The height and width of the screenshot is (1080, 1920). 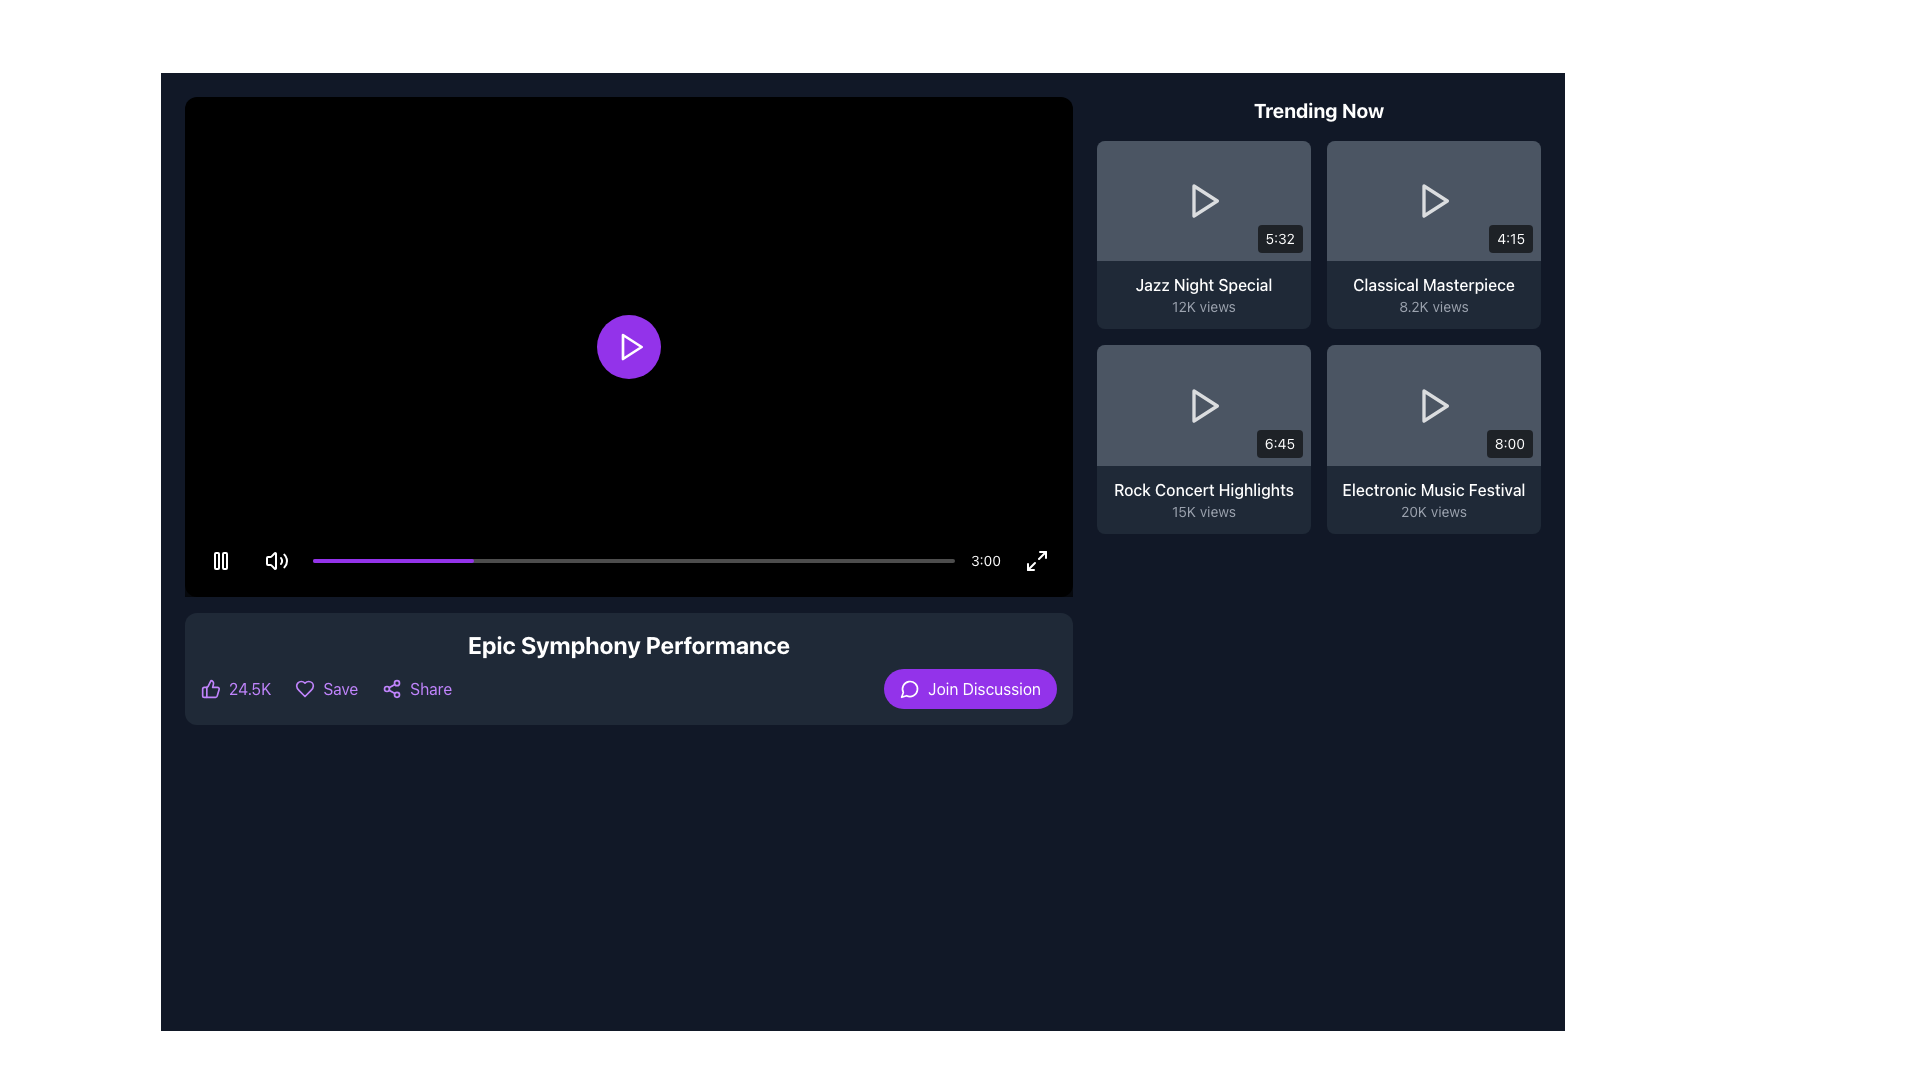 What do you see at coordinates (416, 687) in the screenshot?
I see `the 'Share' button located at the bottom left section underneath the video content` at bounding box center [416, 687].